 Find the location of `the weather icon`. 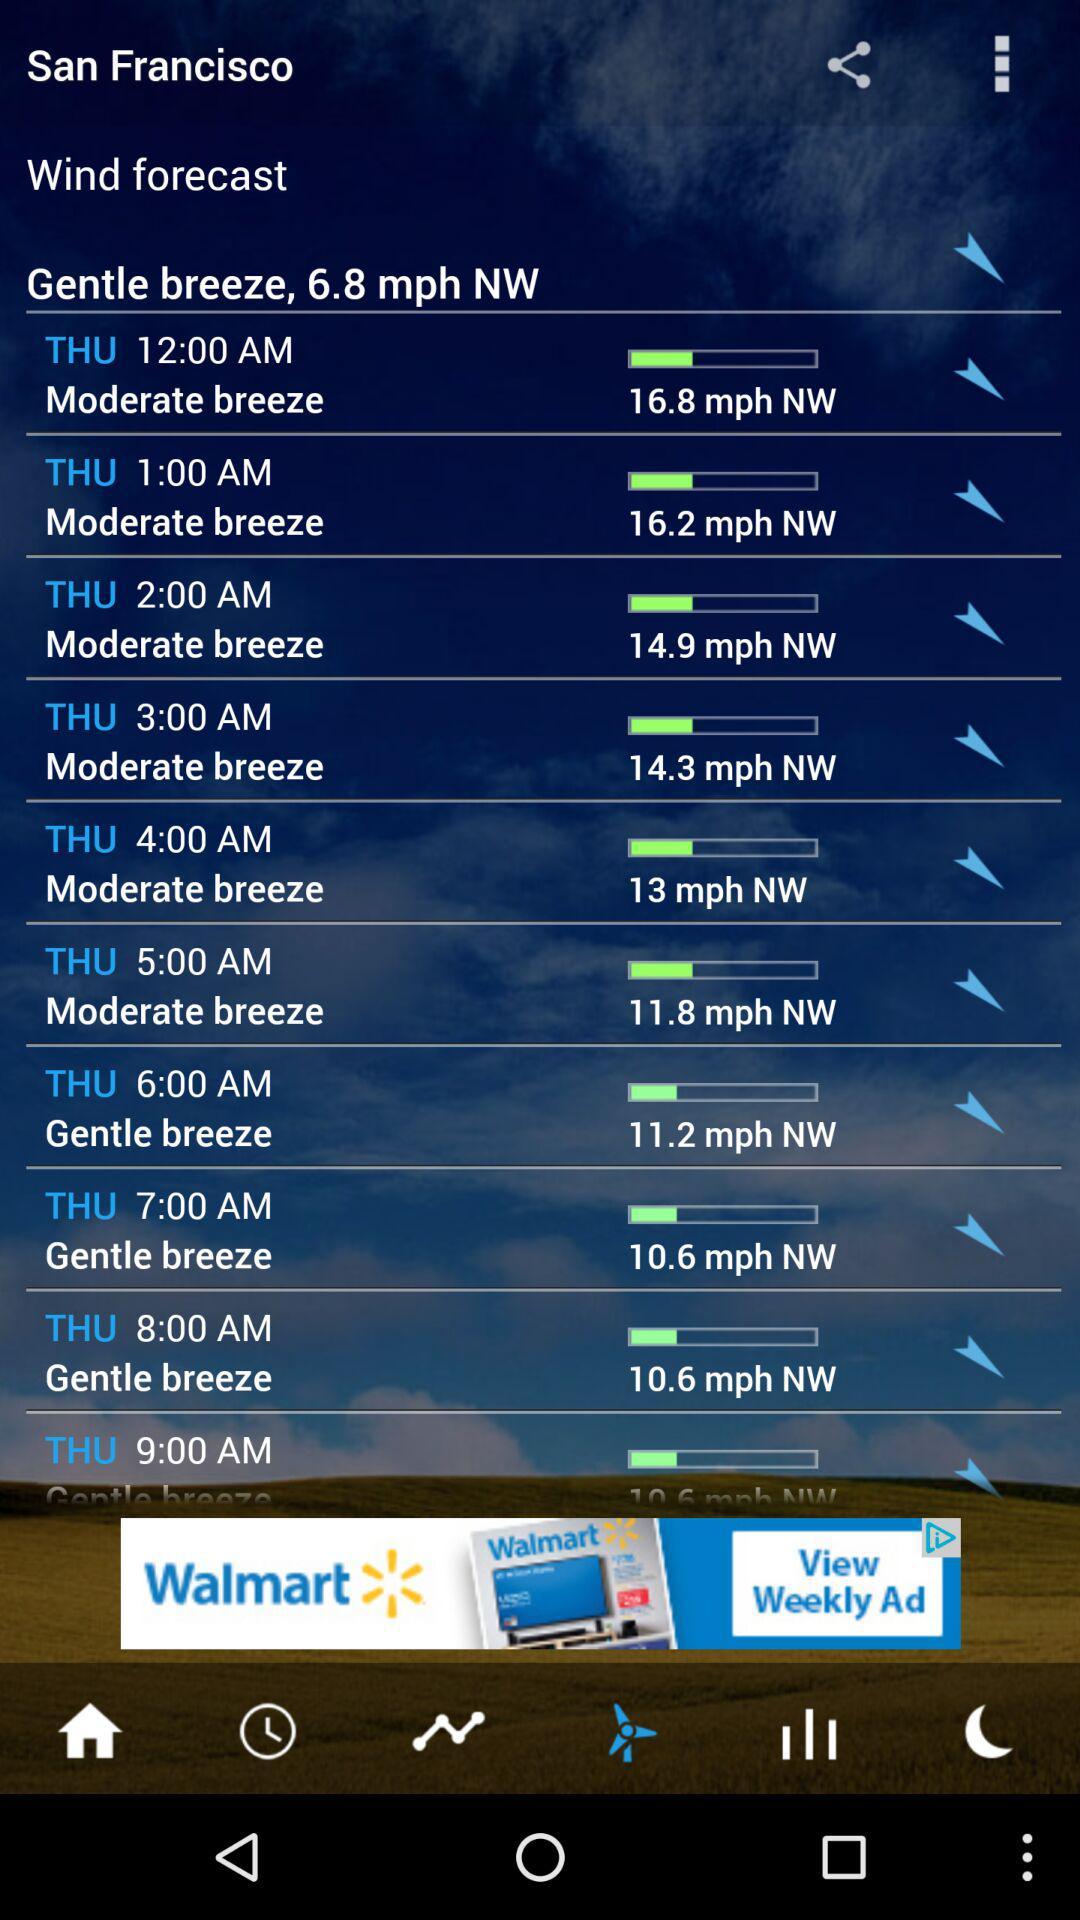

the weather icon is located at coordinates (628, 1849).